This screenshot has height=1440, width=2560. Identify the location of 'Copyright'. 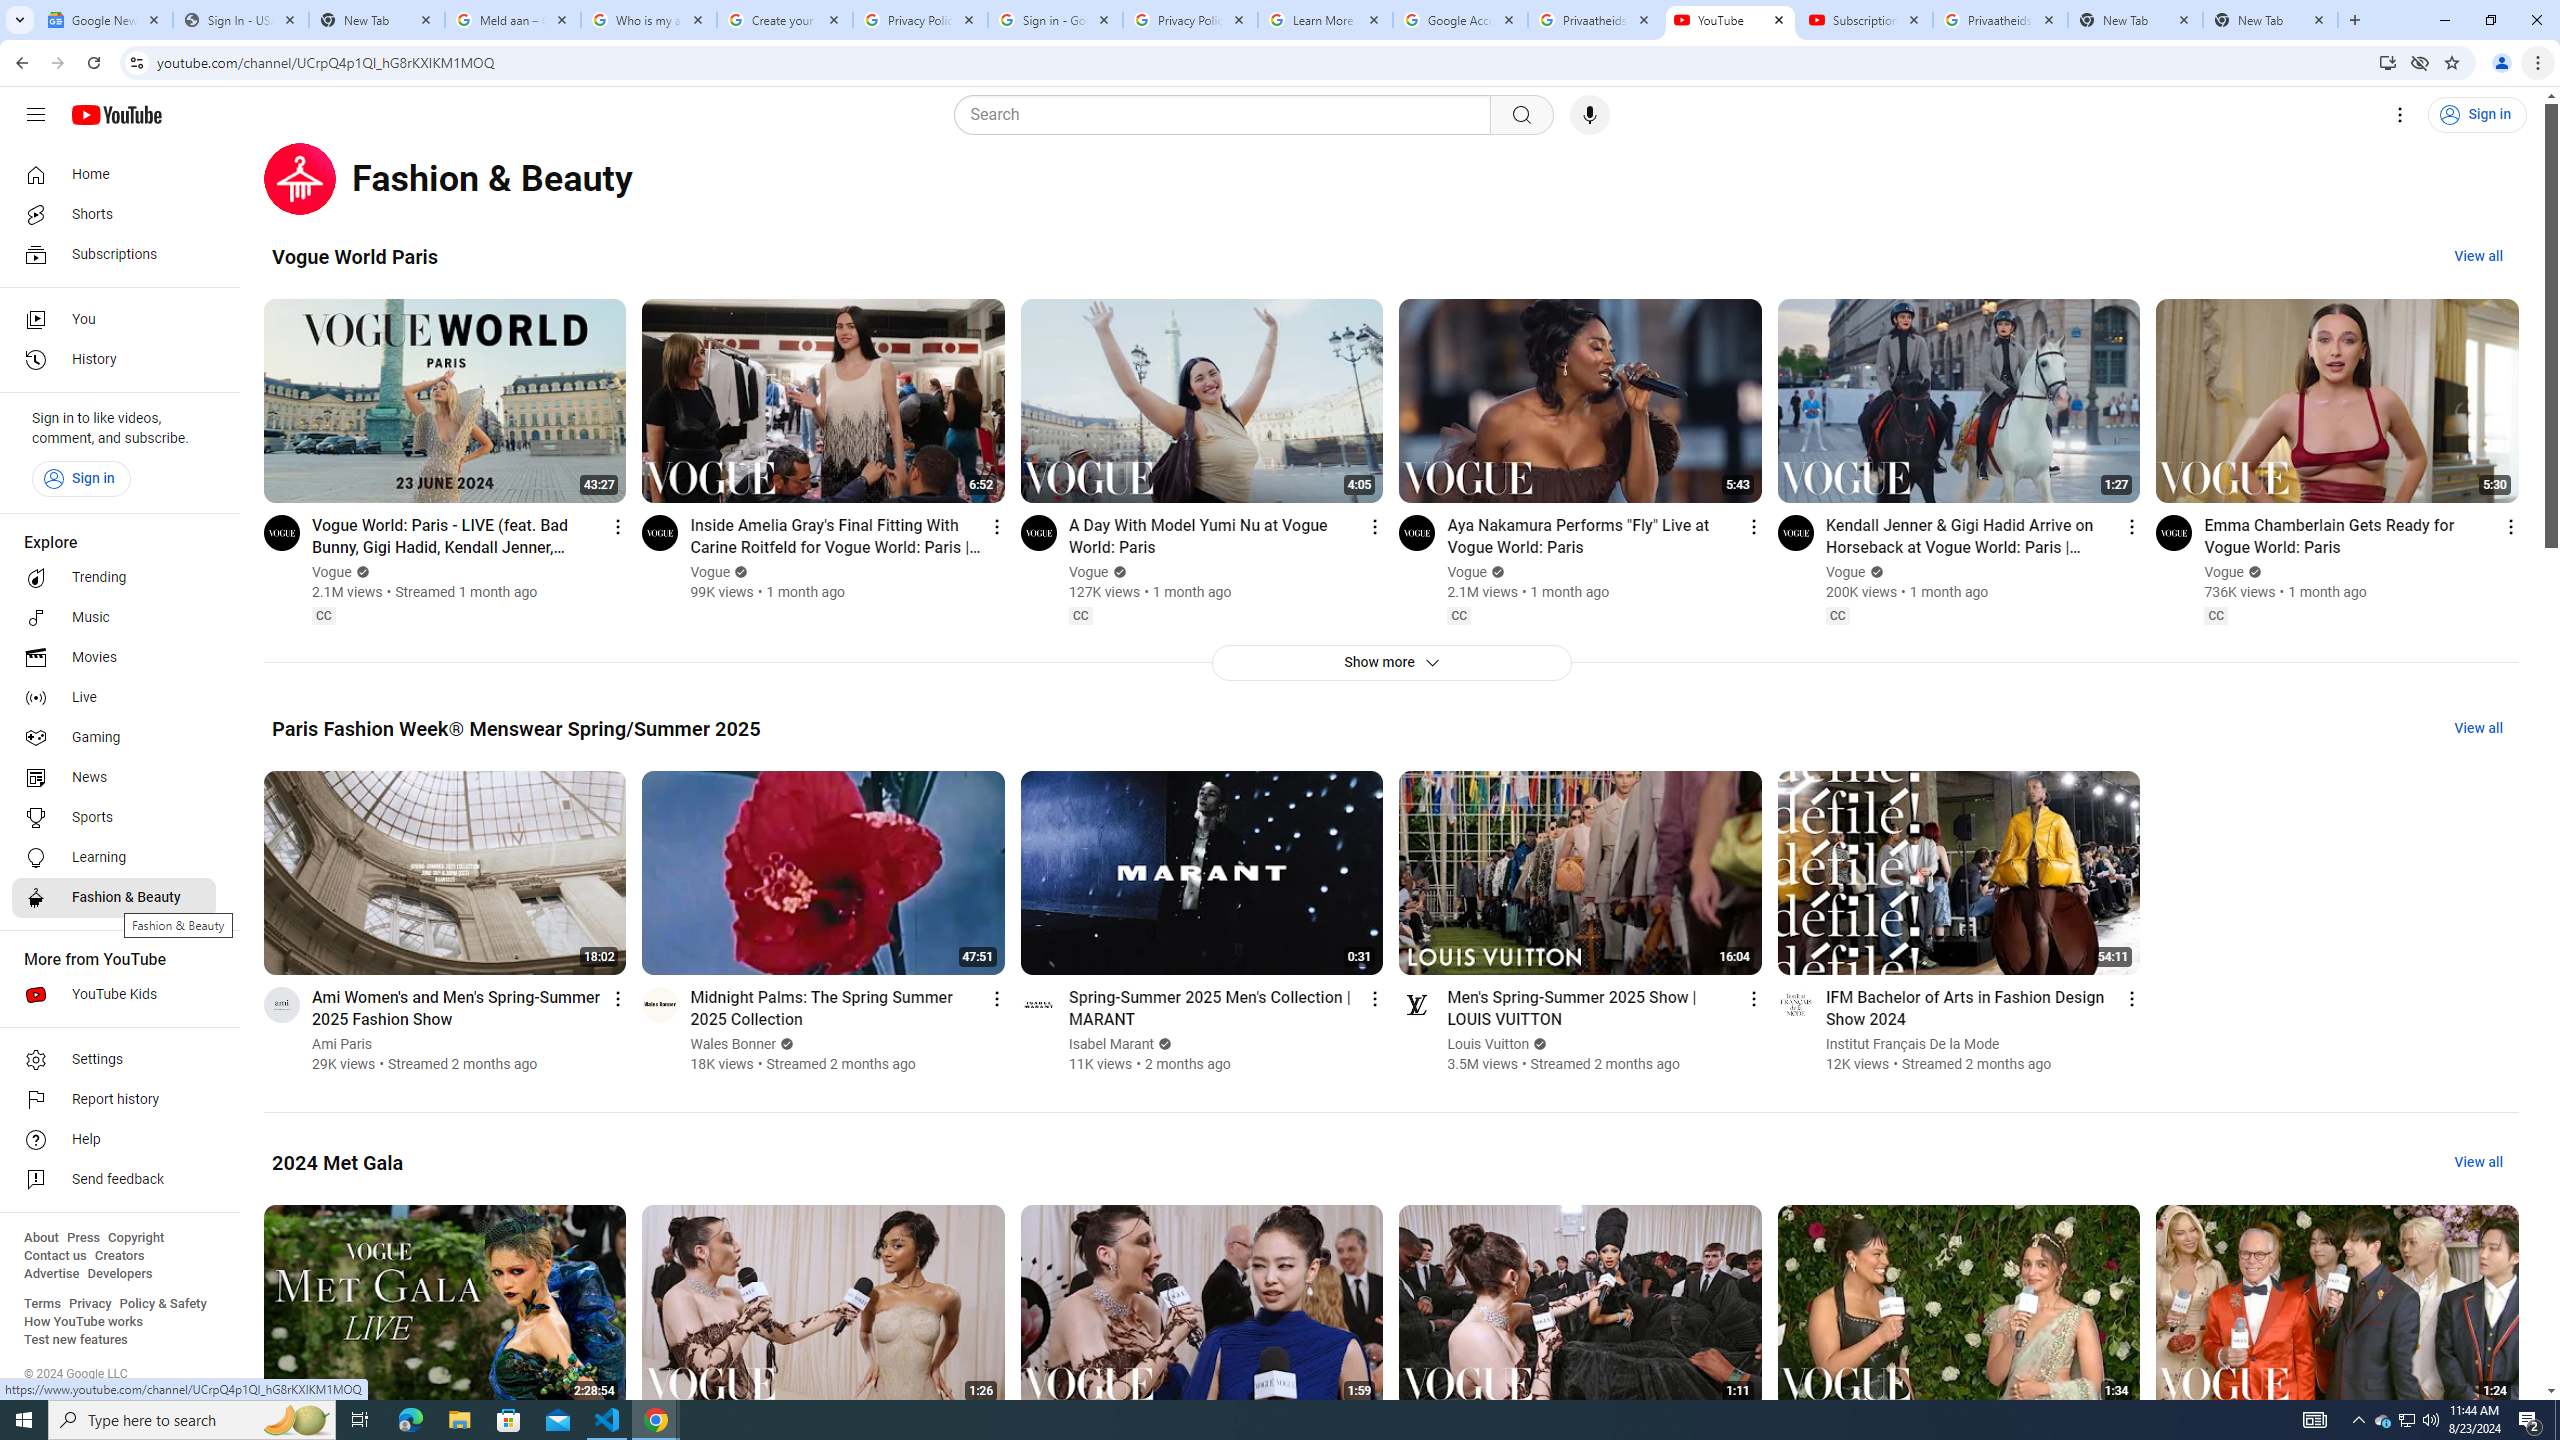
(134, 1237).